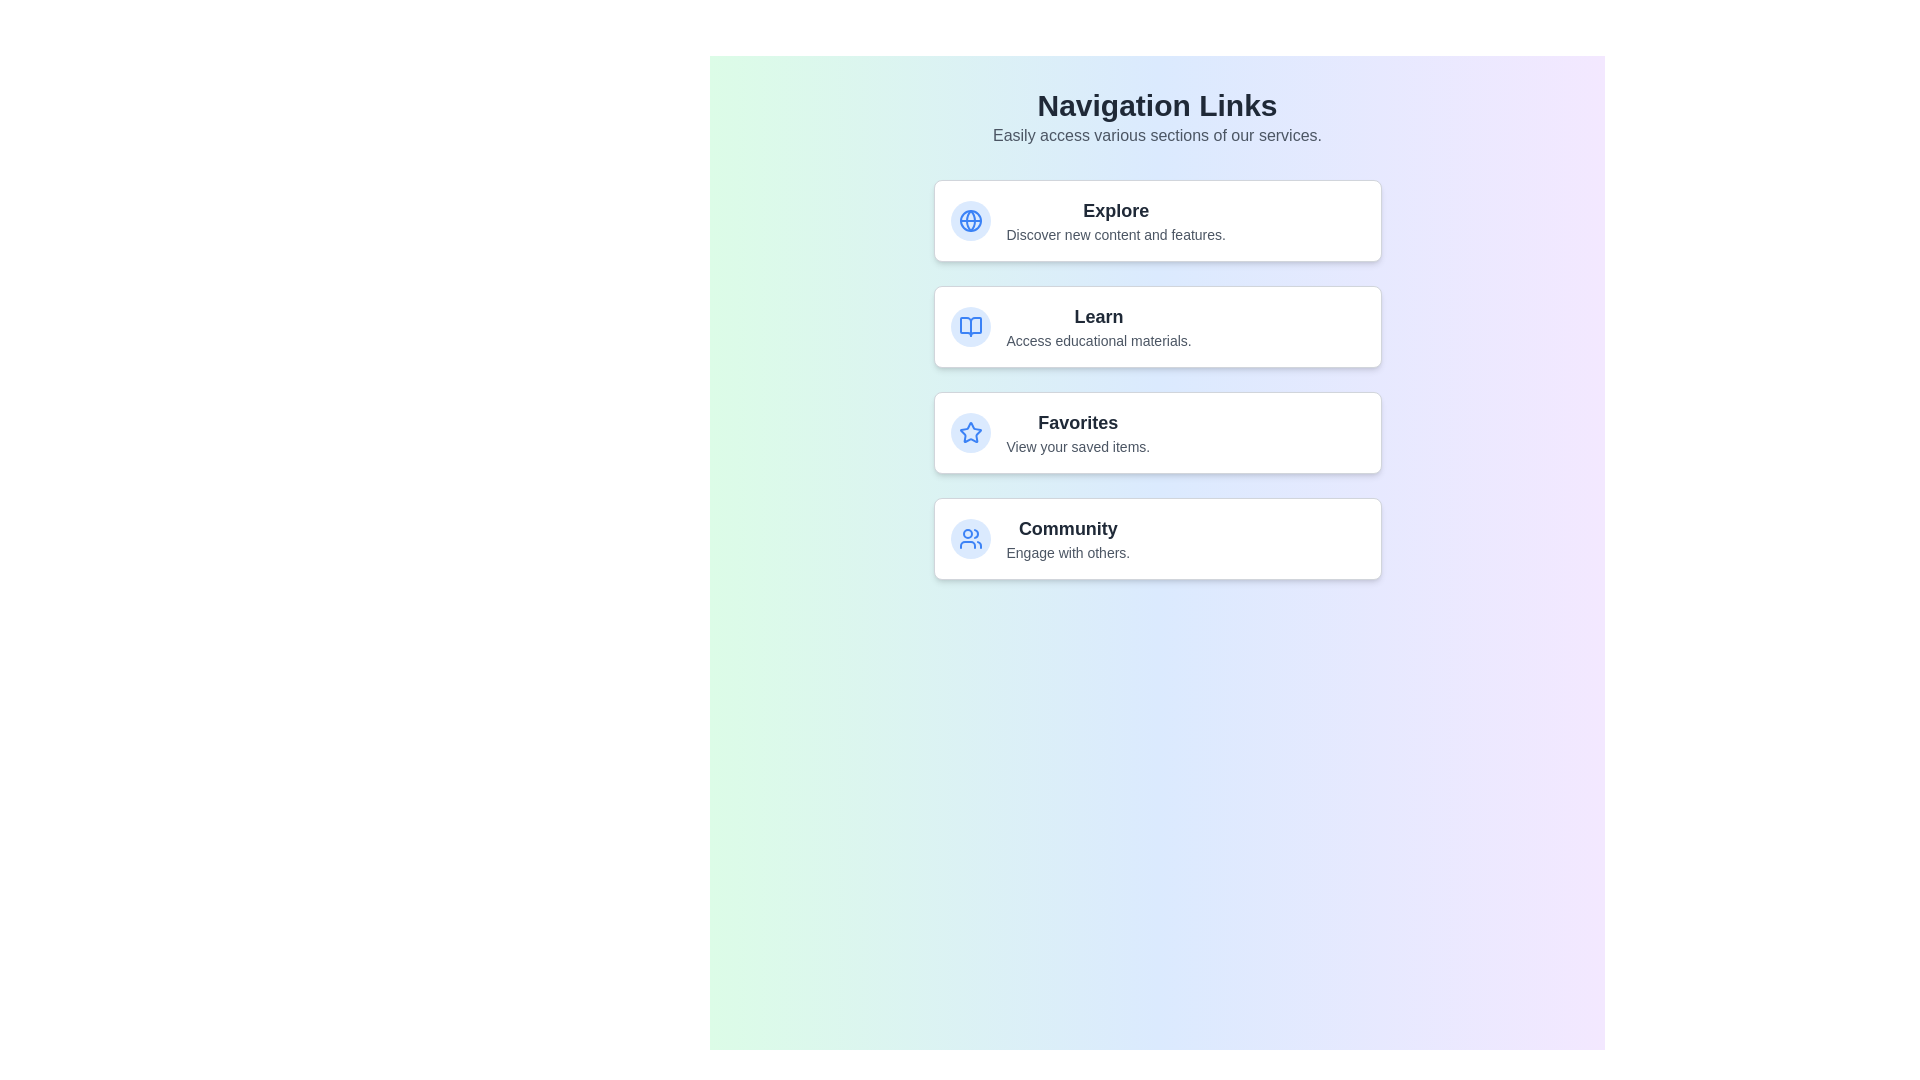 The width and height of the screenshot is (1920, 1080). I want to click on the supplementary information text label related to the 'Learn' section, located below the 'Learn' header in the vertical navigation interface, so click(1098, 339).